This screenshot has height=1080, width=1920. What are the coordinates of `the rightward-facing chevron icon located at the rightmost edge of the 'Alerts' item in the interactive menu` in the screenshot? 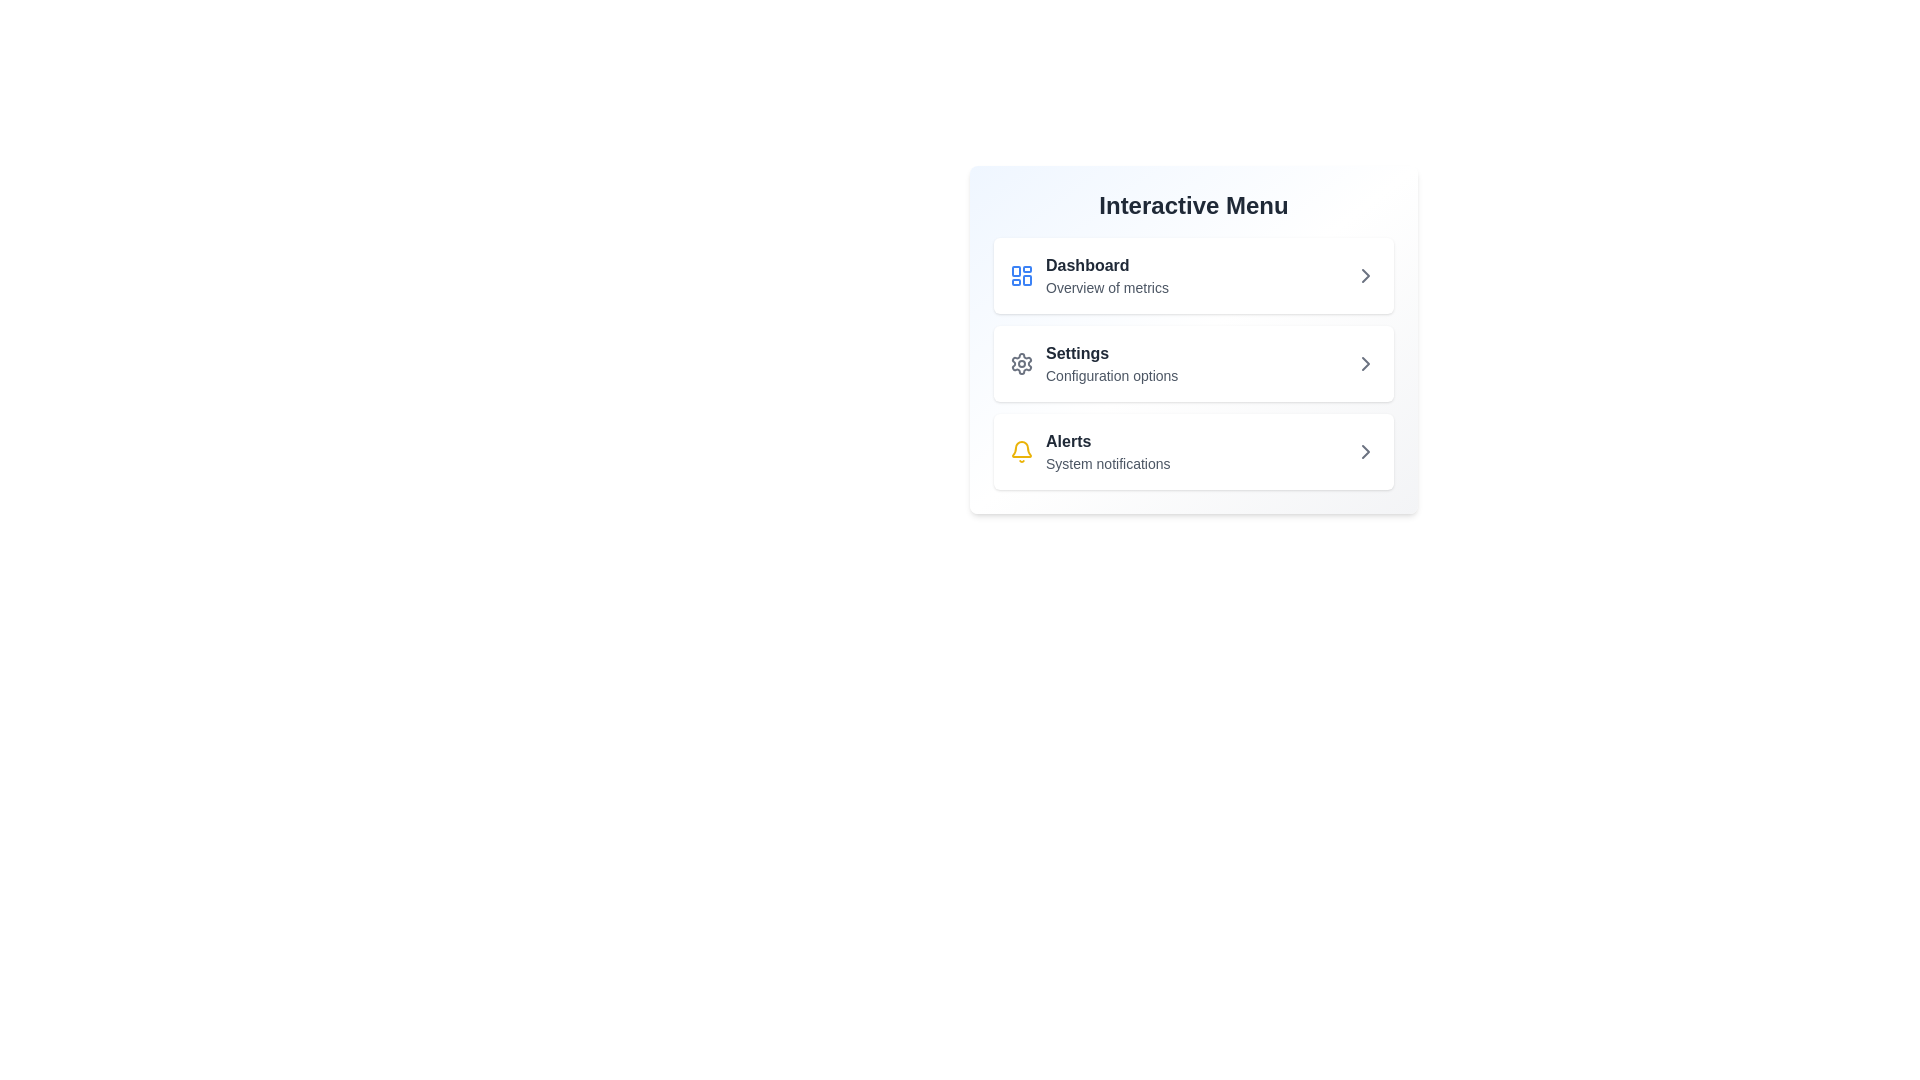 It's located at (1365, 451).